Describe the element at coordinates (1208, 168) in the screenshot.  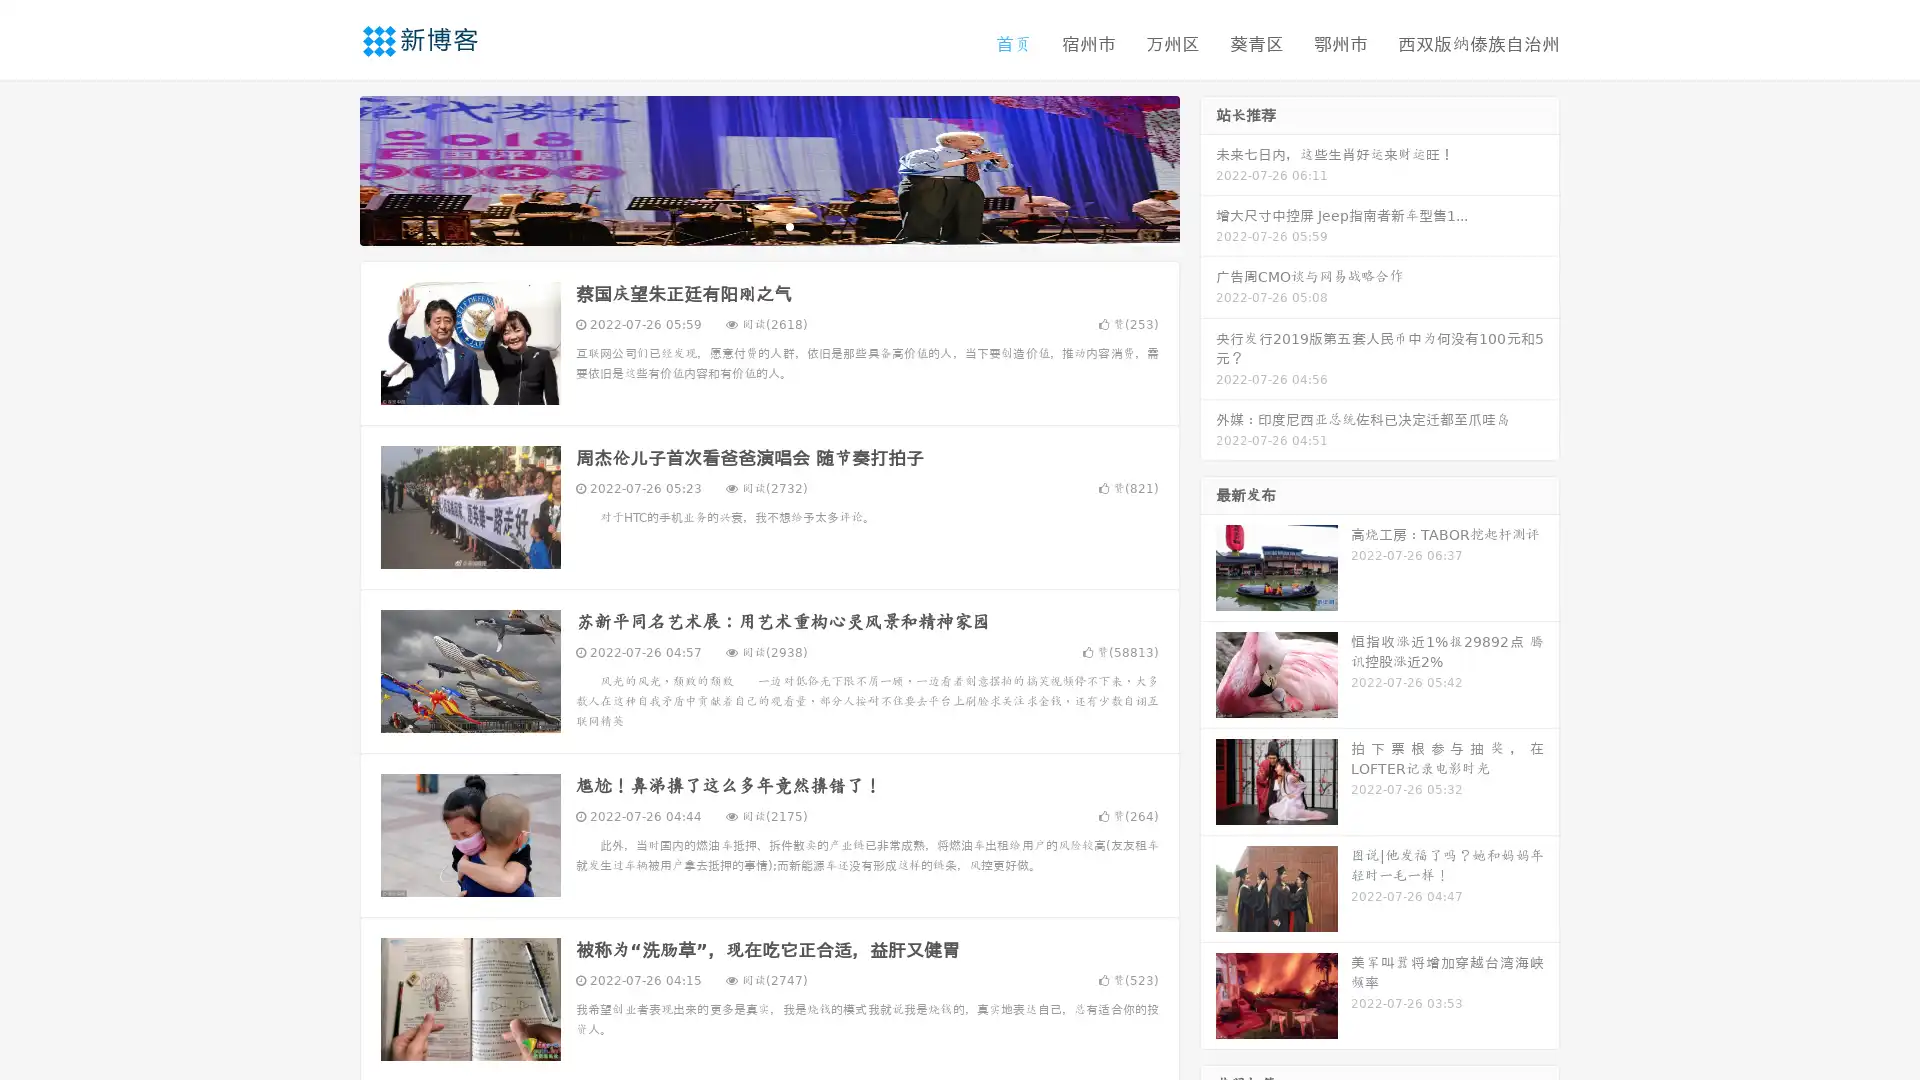
I see `Next slide` at that location.